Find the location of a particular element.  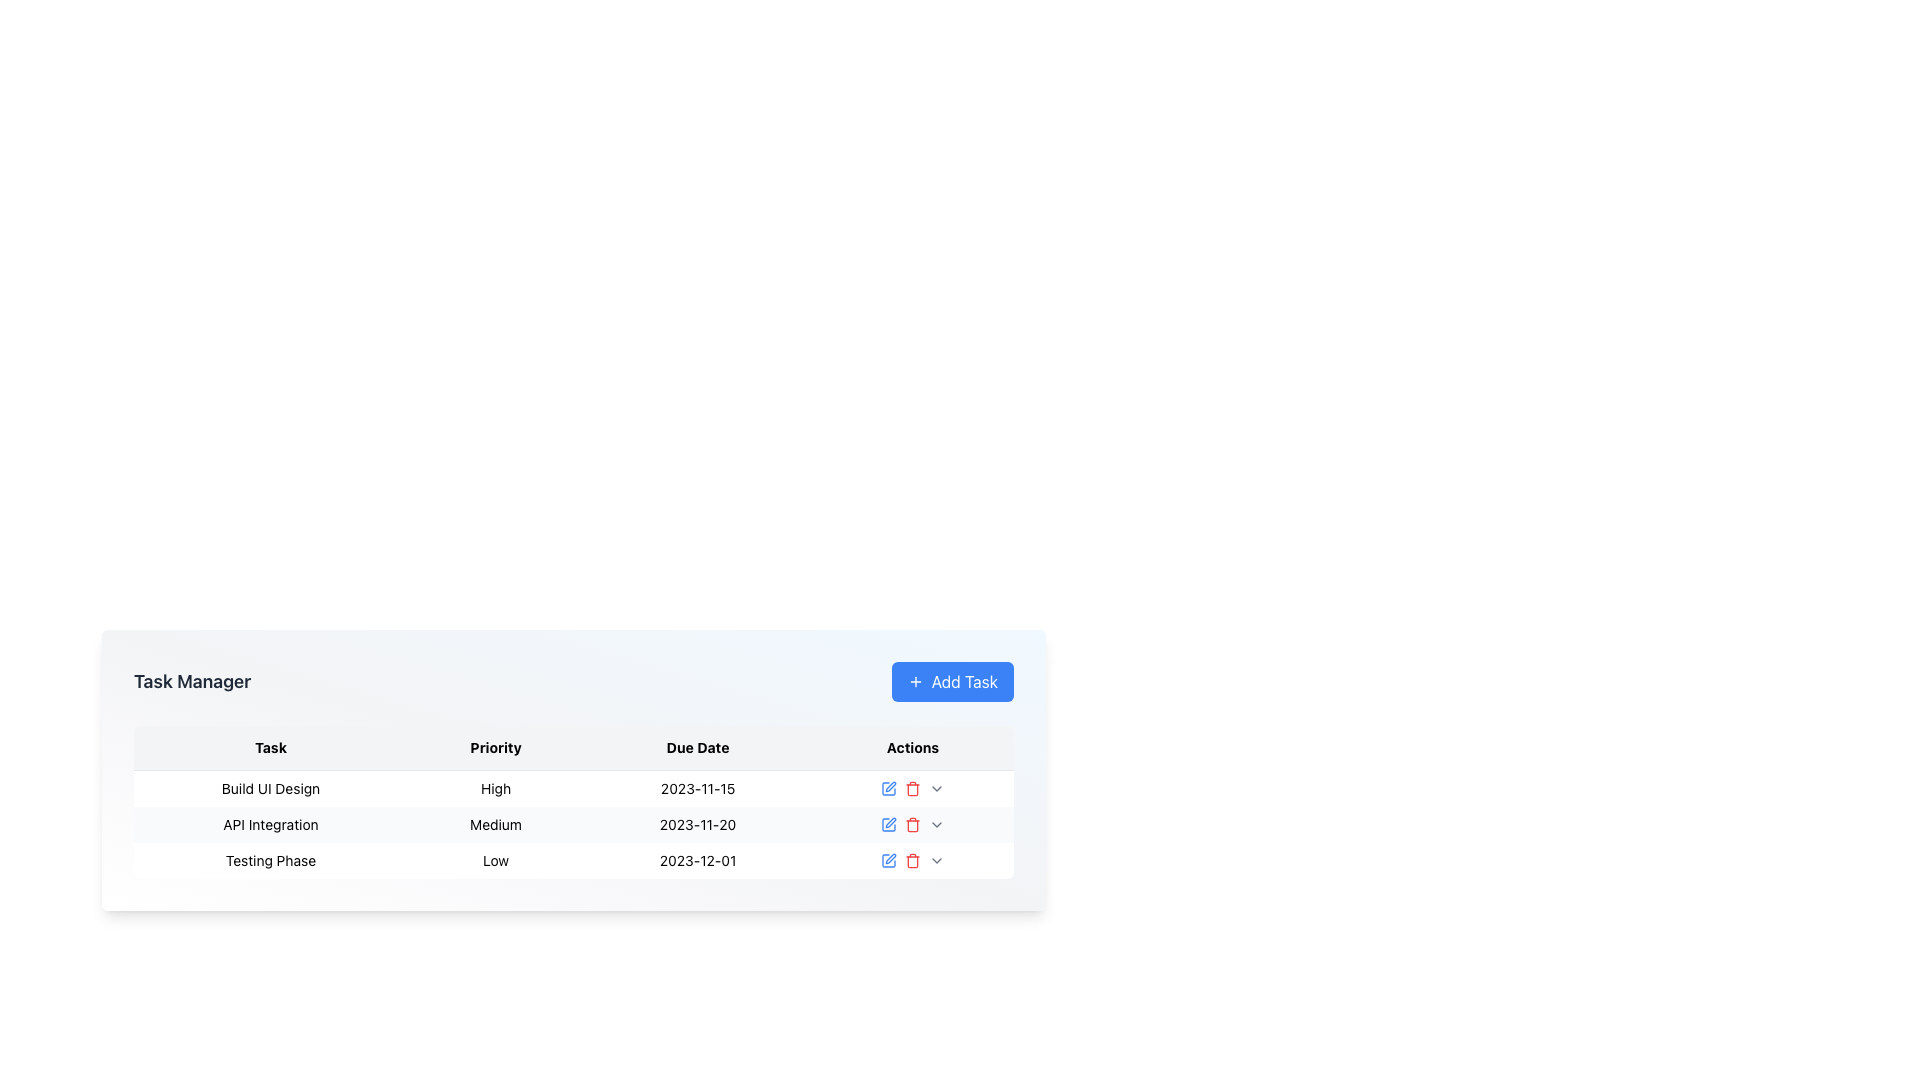

the interactive icons representing actions such as editing, deleting, and dropdown in the 'Actions' column of the first row in the 'Task Manager' table for the task 'Build UI Design' is located at coordinates (912, 788).